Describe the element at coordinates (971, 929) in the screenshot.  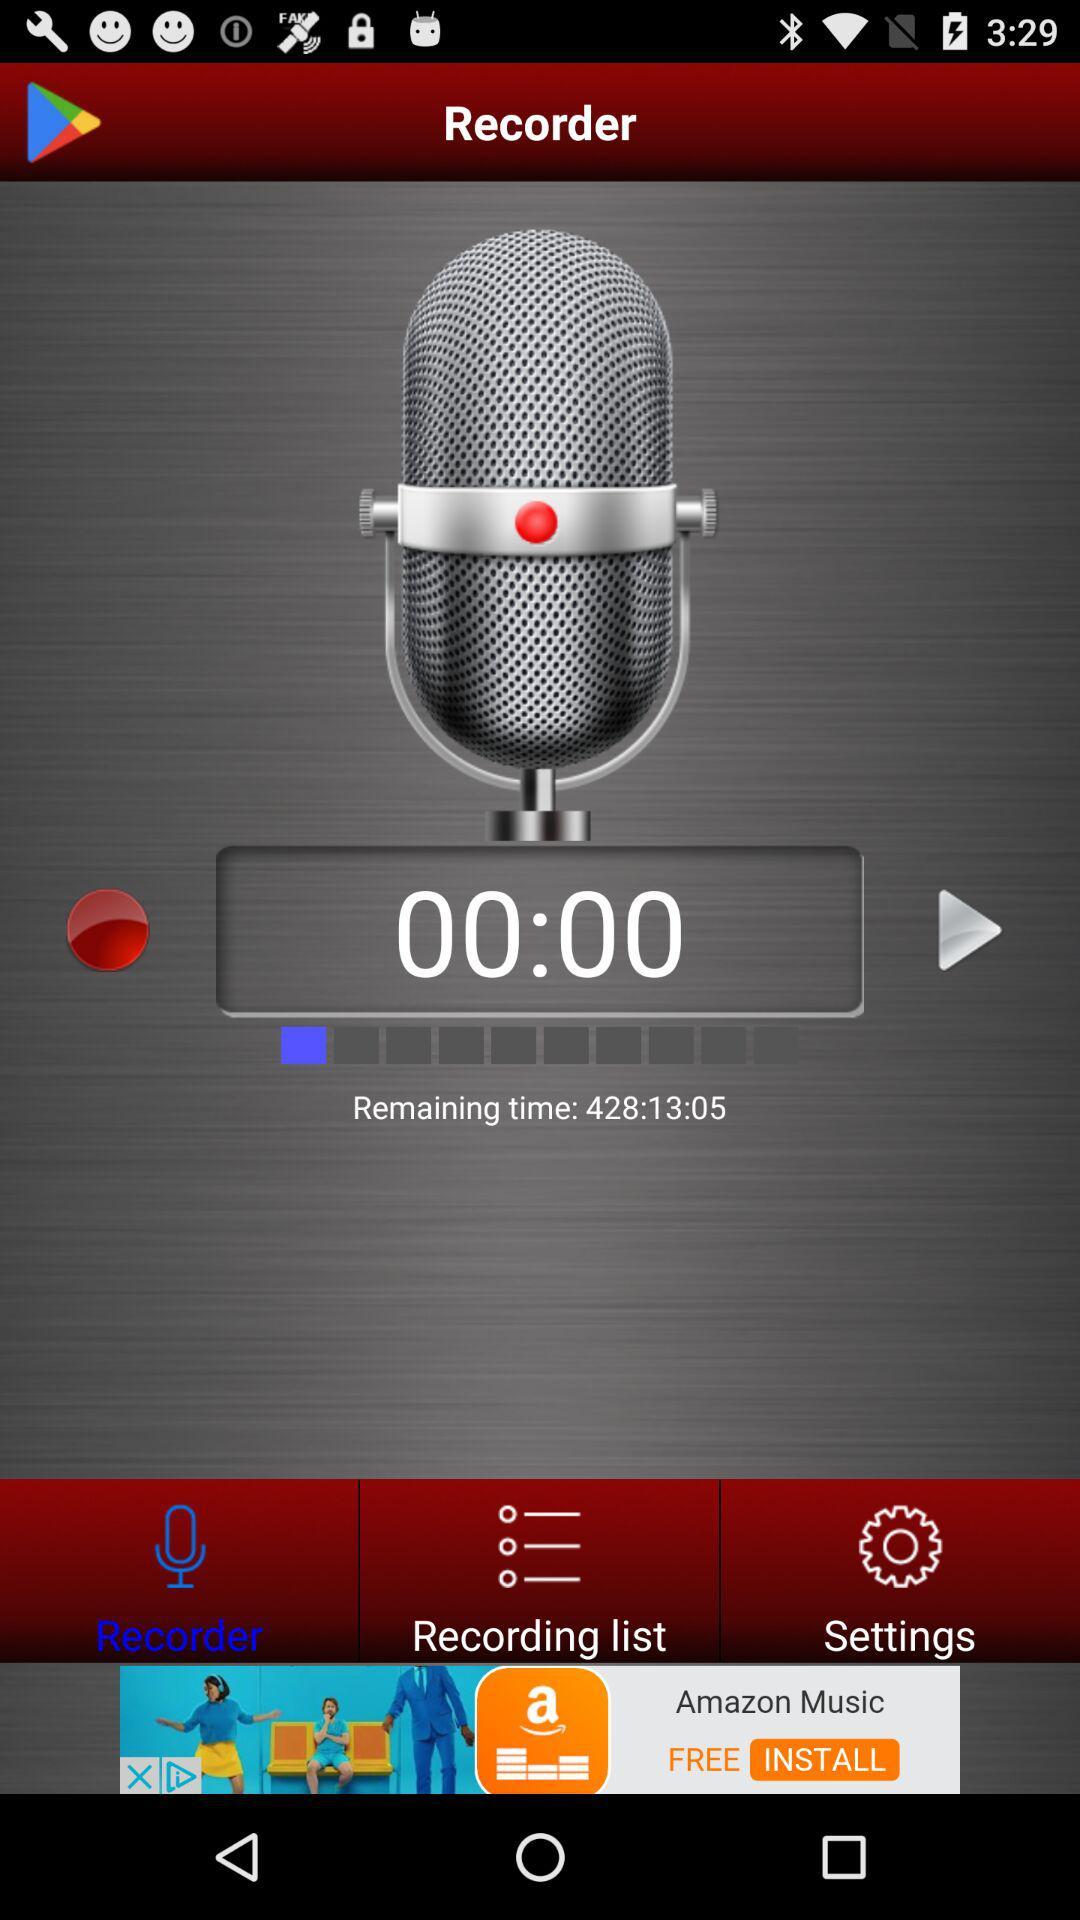
I see `radio play` at that location.